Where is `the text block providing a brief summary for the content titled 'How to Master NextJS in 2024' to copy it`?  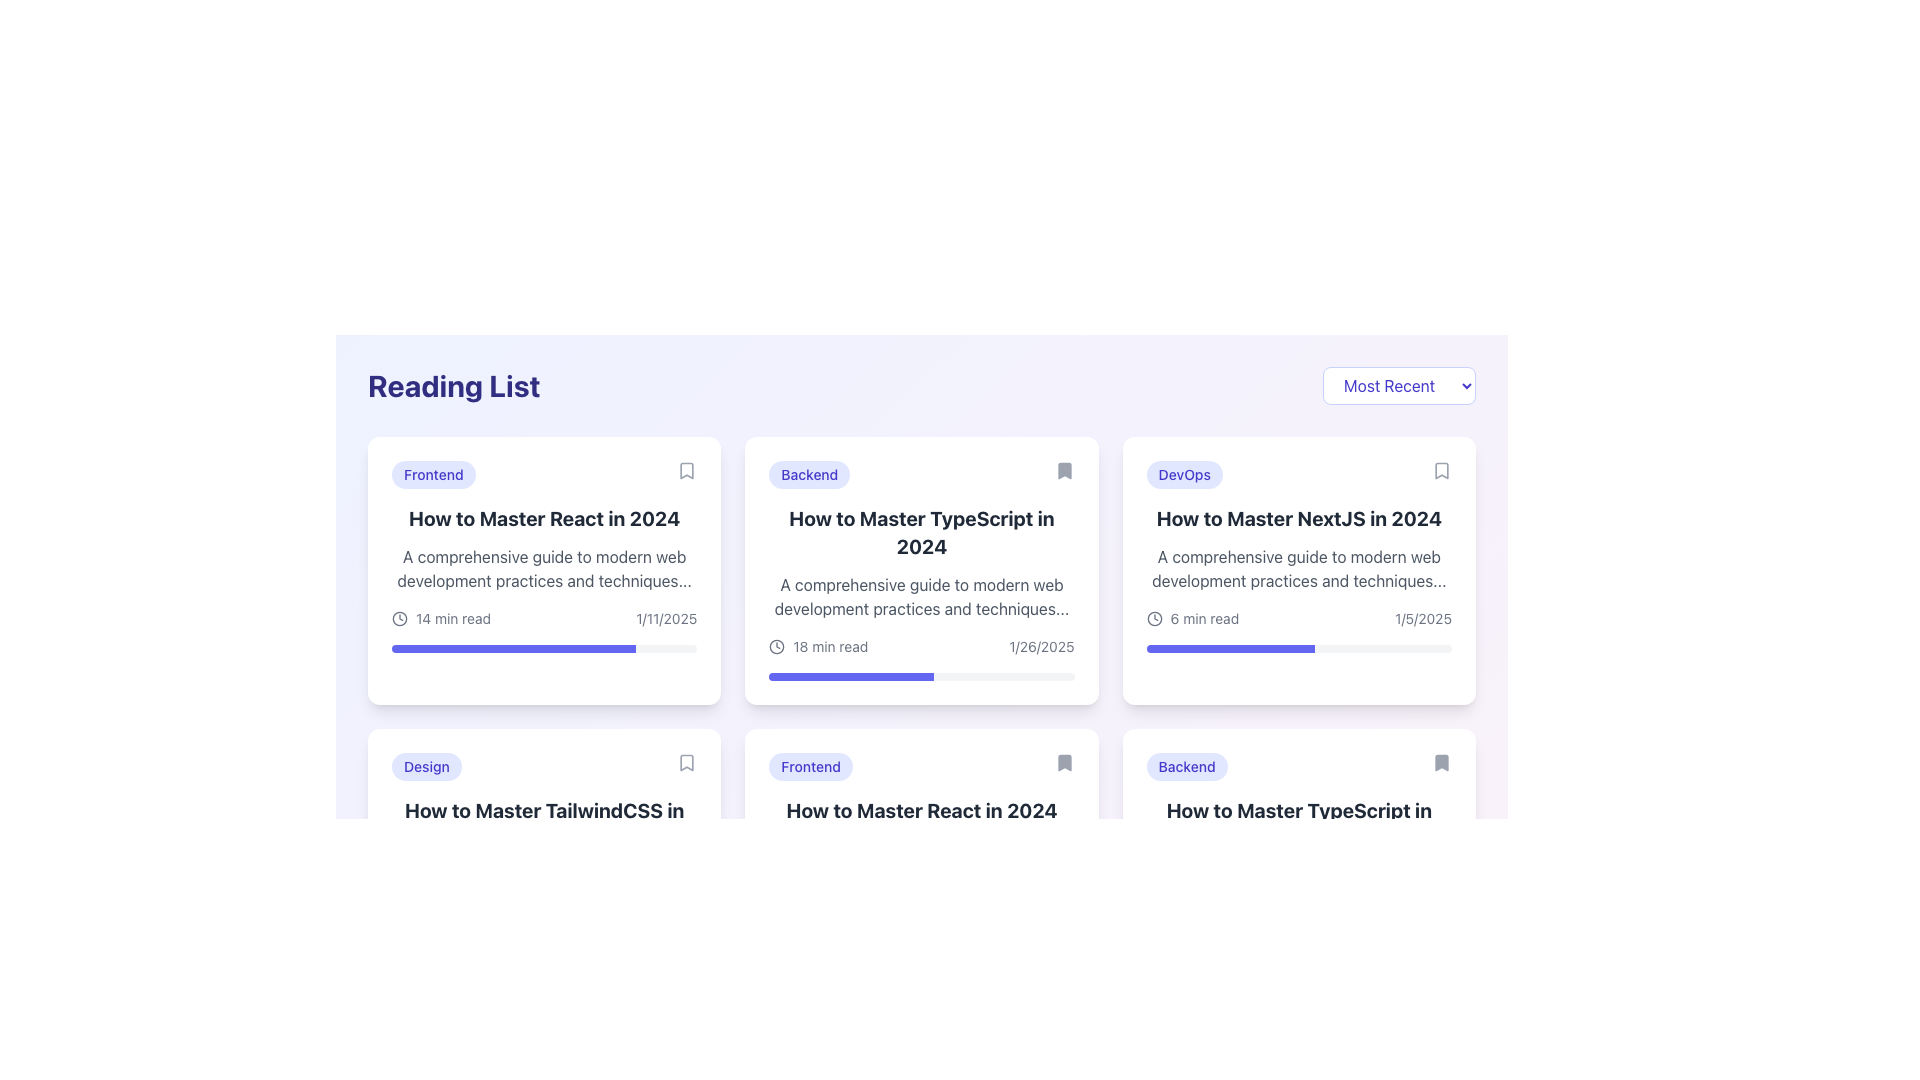 the text block providing a brief summary for the content titled 'How to Master NextJS in 2024' to copy it is located at coordinates (1299, 569).